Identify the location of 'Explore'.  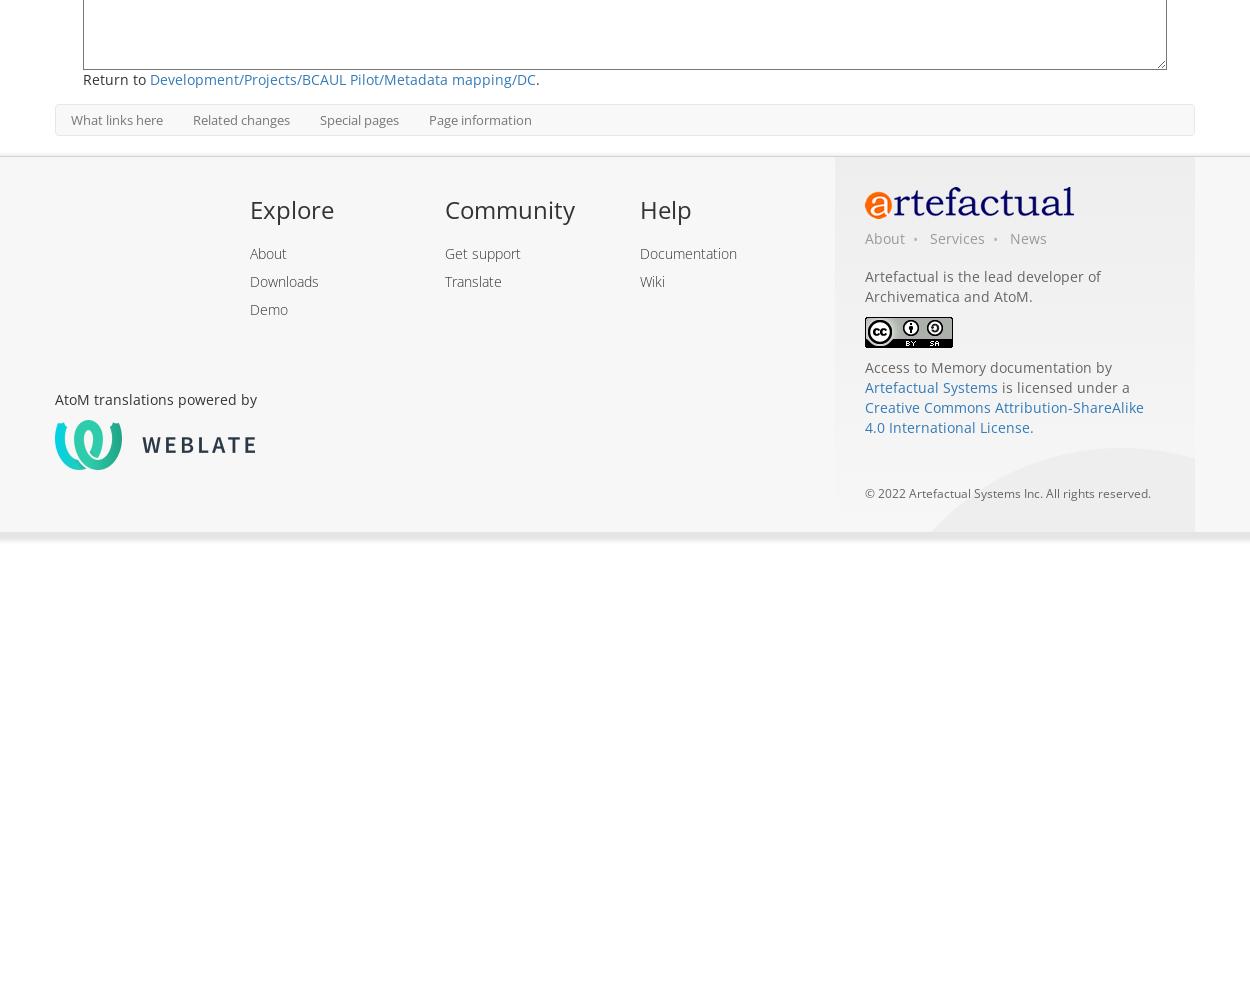
(250, 208).